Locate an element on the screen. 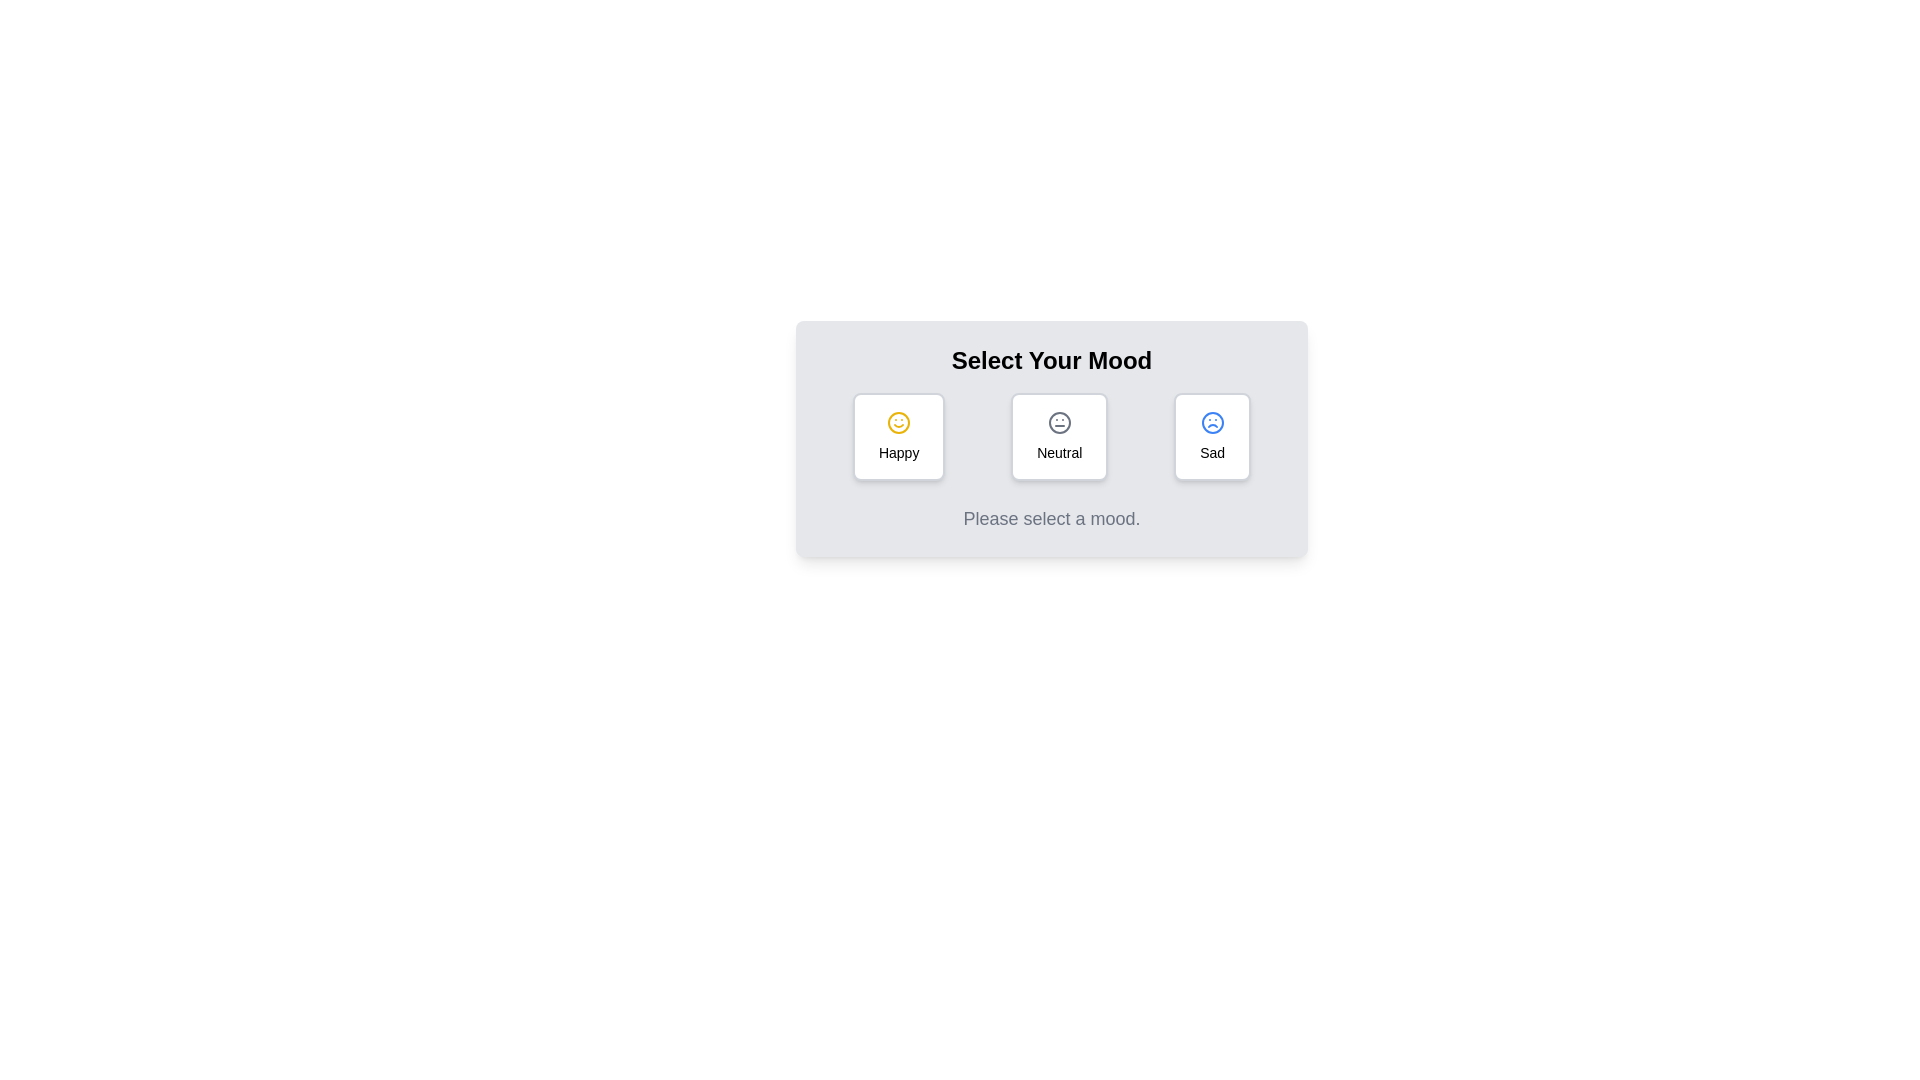  the 'Neutral' mood button located centrally in the mood selection interface is located at coordinates (1058, 435).